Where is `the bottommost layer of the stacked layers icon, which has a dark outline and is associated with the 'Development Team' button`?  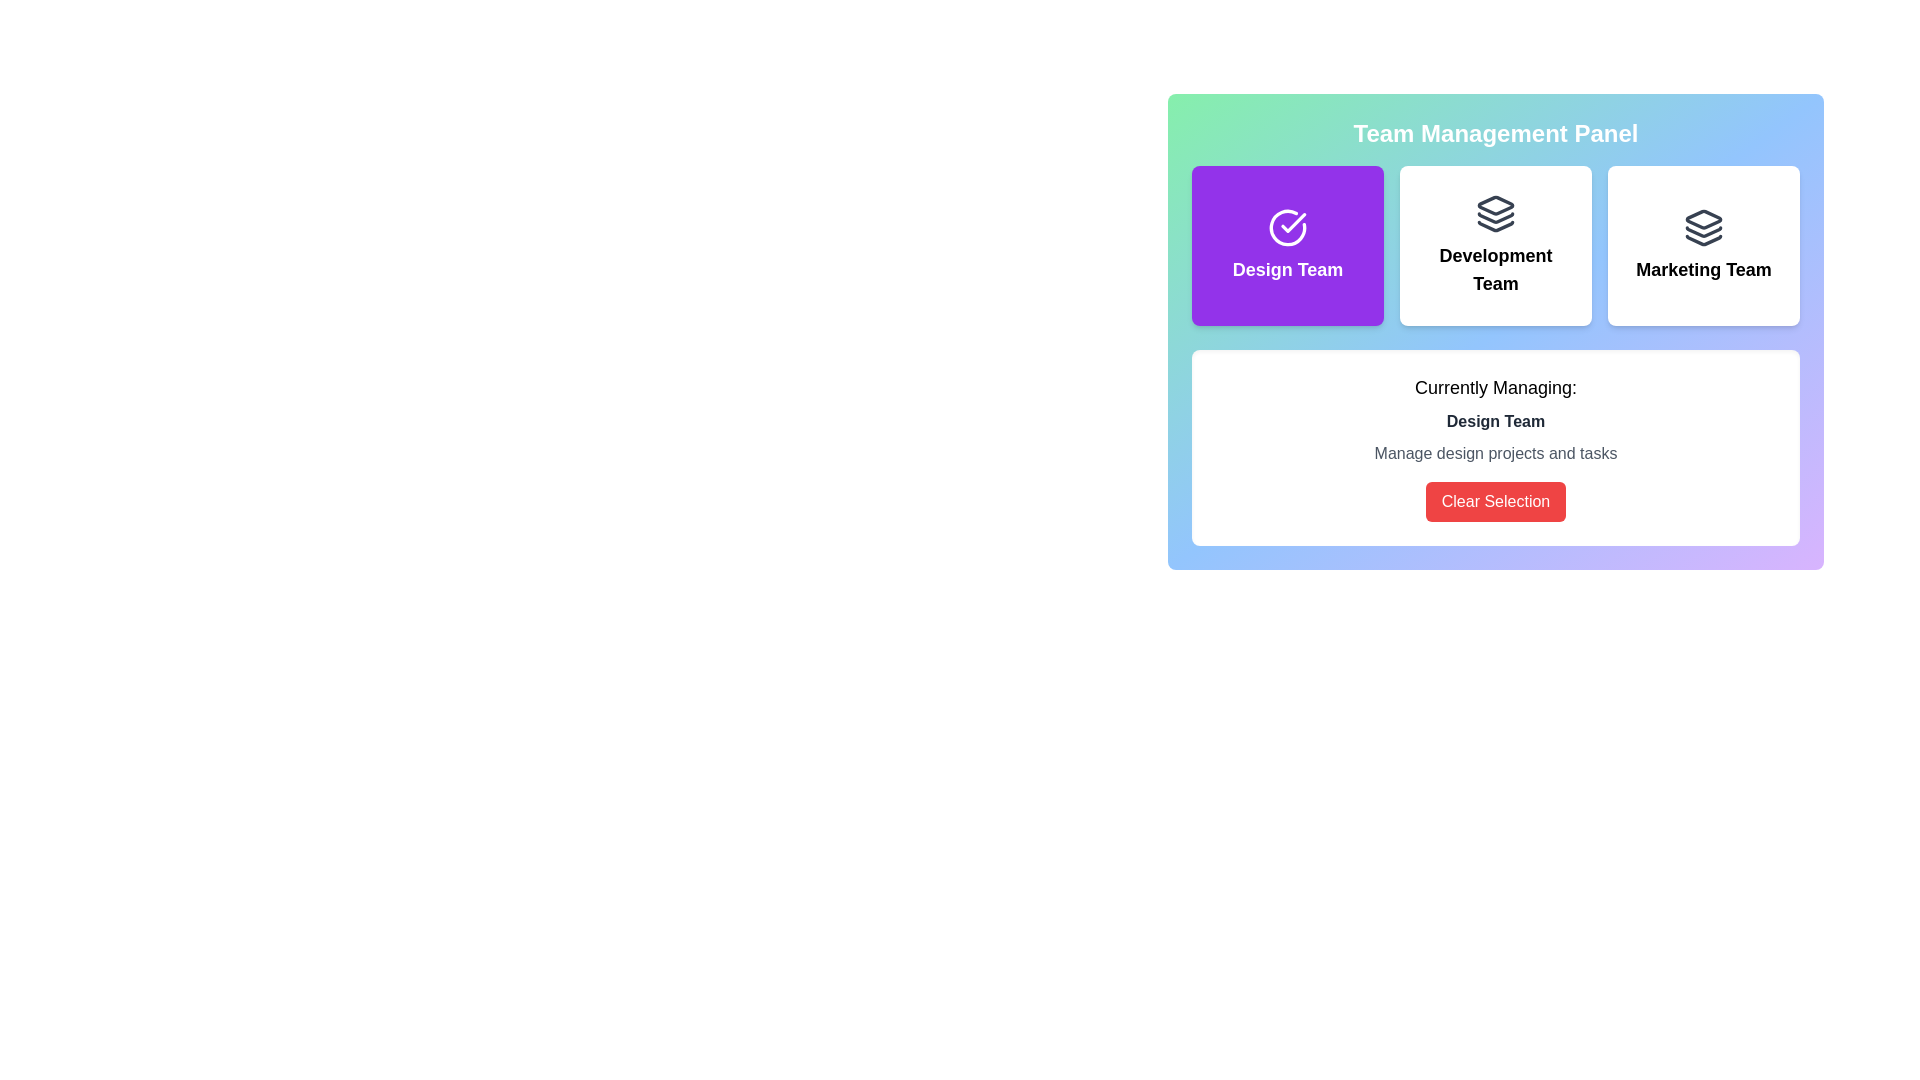 the bottommost layer of the stacked layers icon, which has a dark outline and is associated with the 'Development Team' button is located at coordinates (1496, 225).